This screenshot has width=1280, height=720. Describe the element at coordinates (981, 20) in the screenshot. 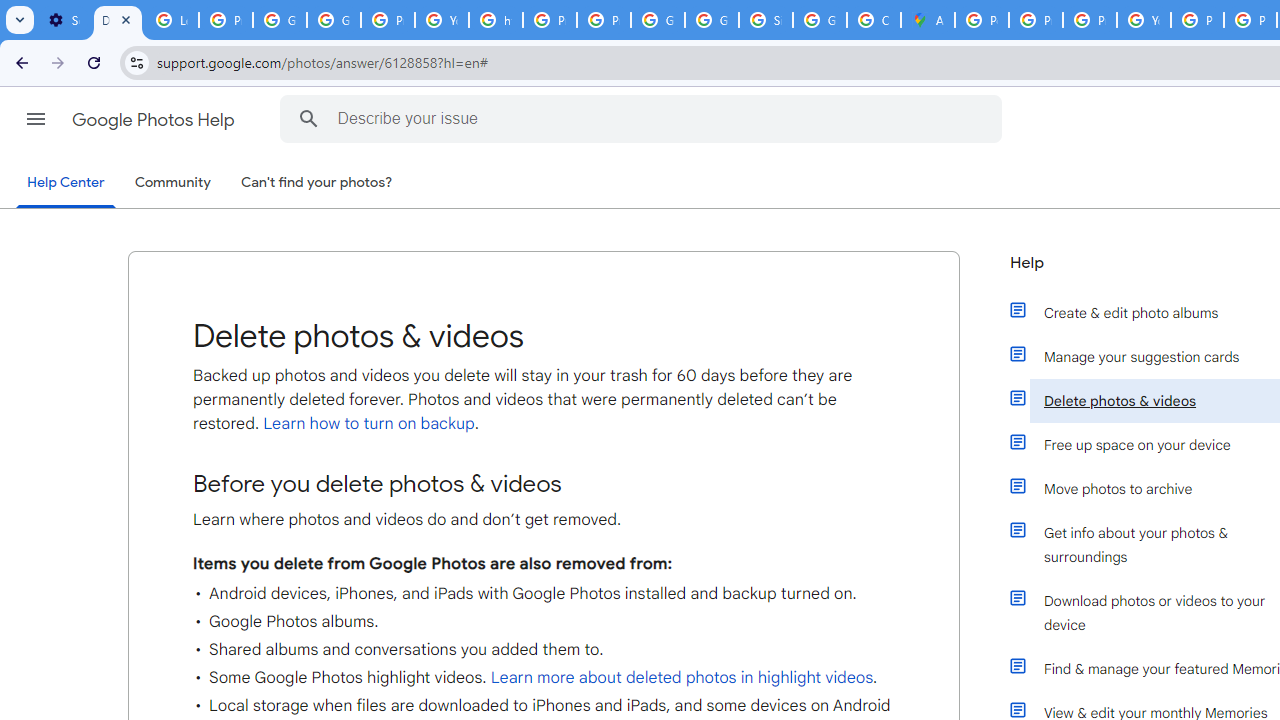

I see `'Policy Accountability and Transparency - Transparency Center'` at that location.